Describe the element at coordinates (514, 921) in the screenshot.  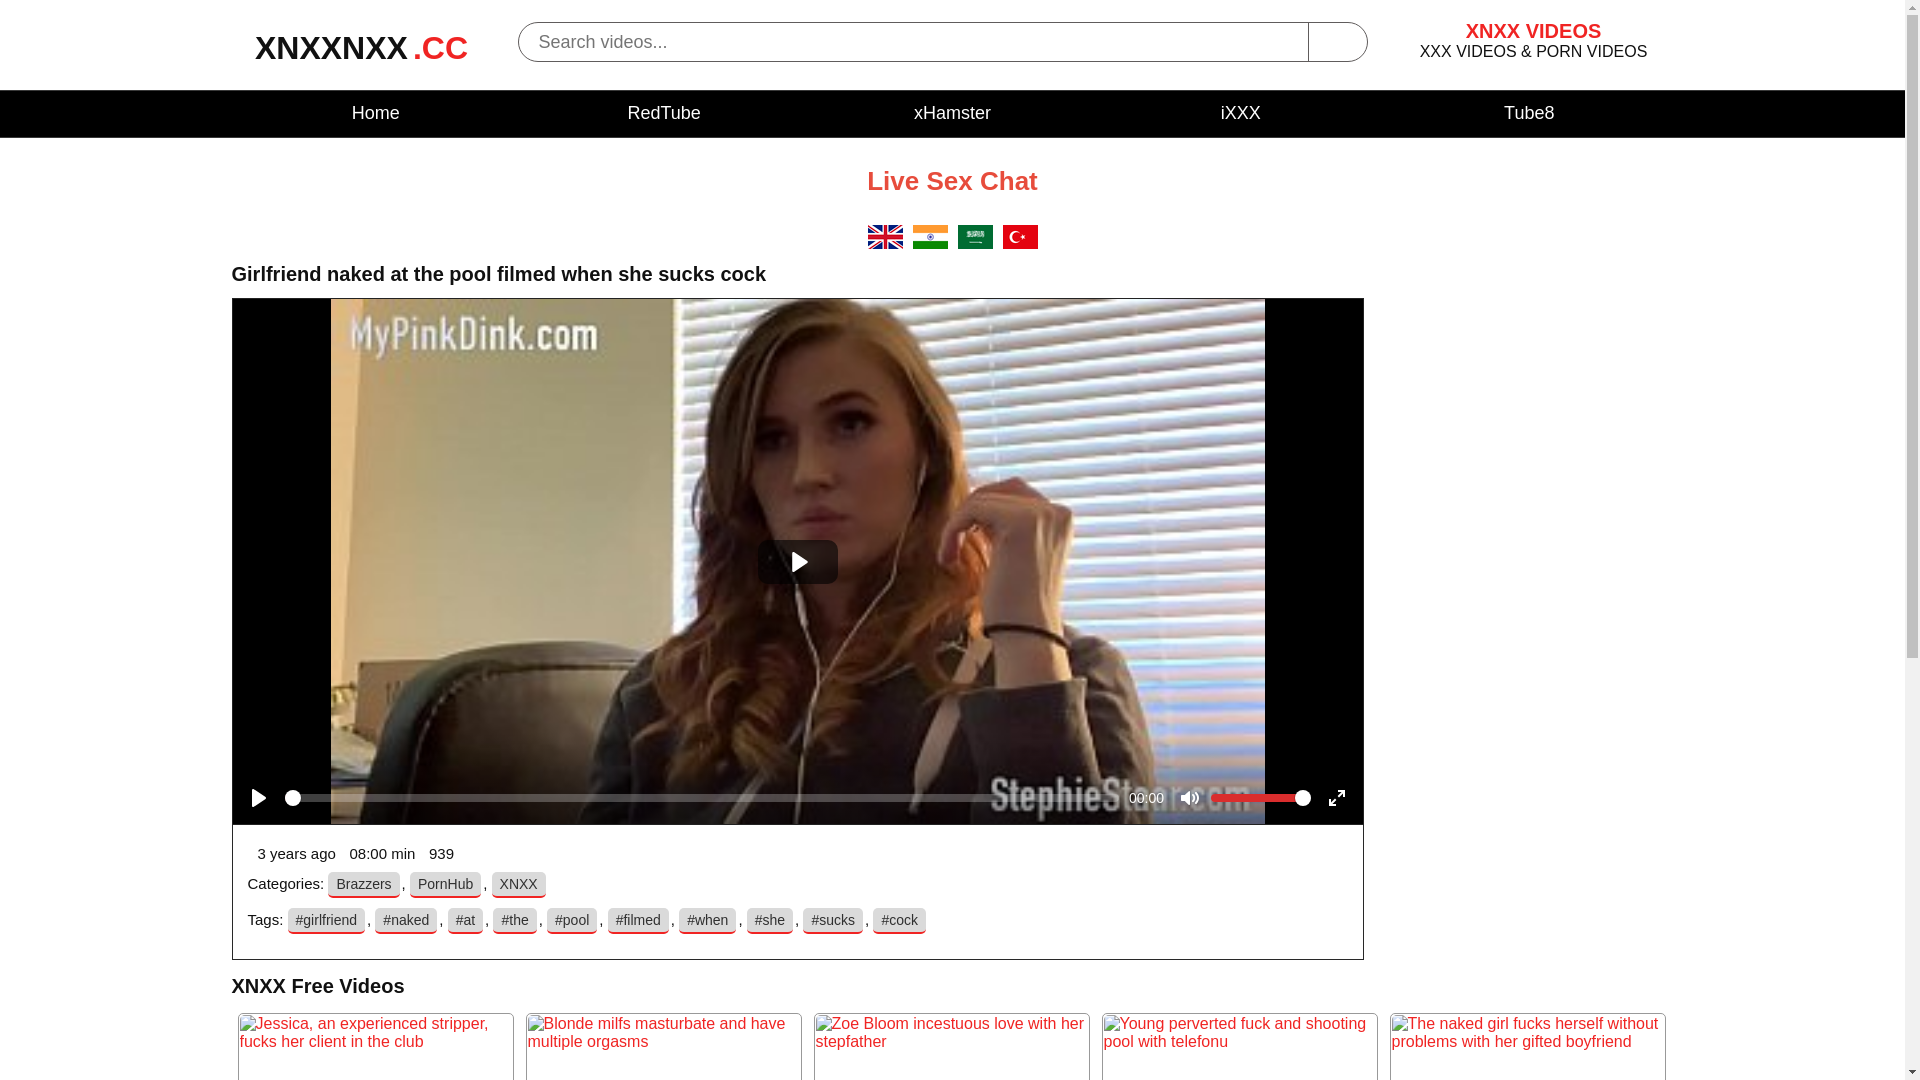
I see `'#the'` at that location.